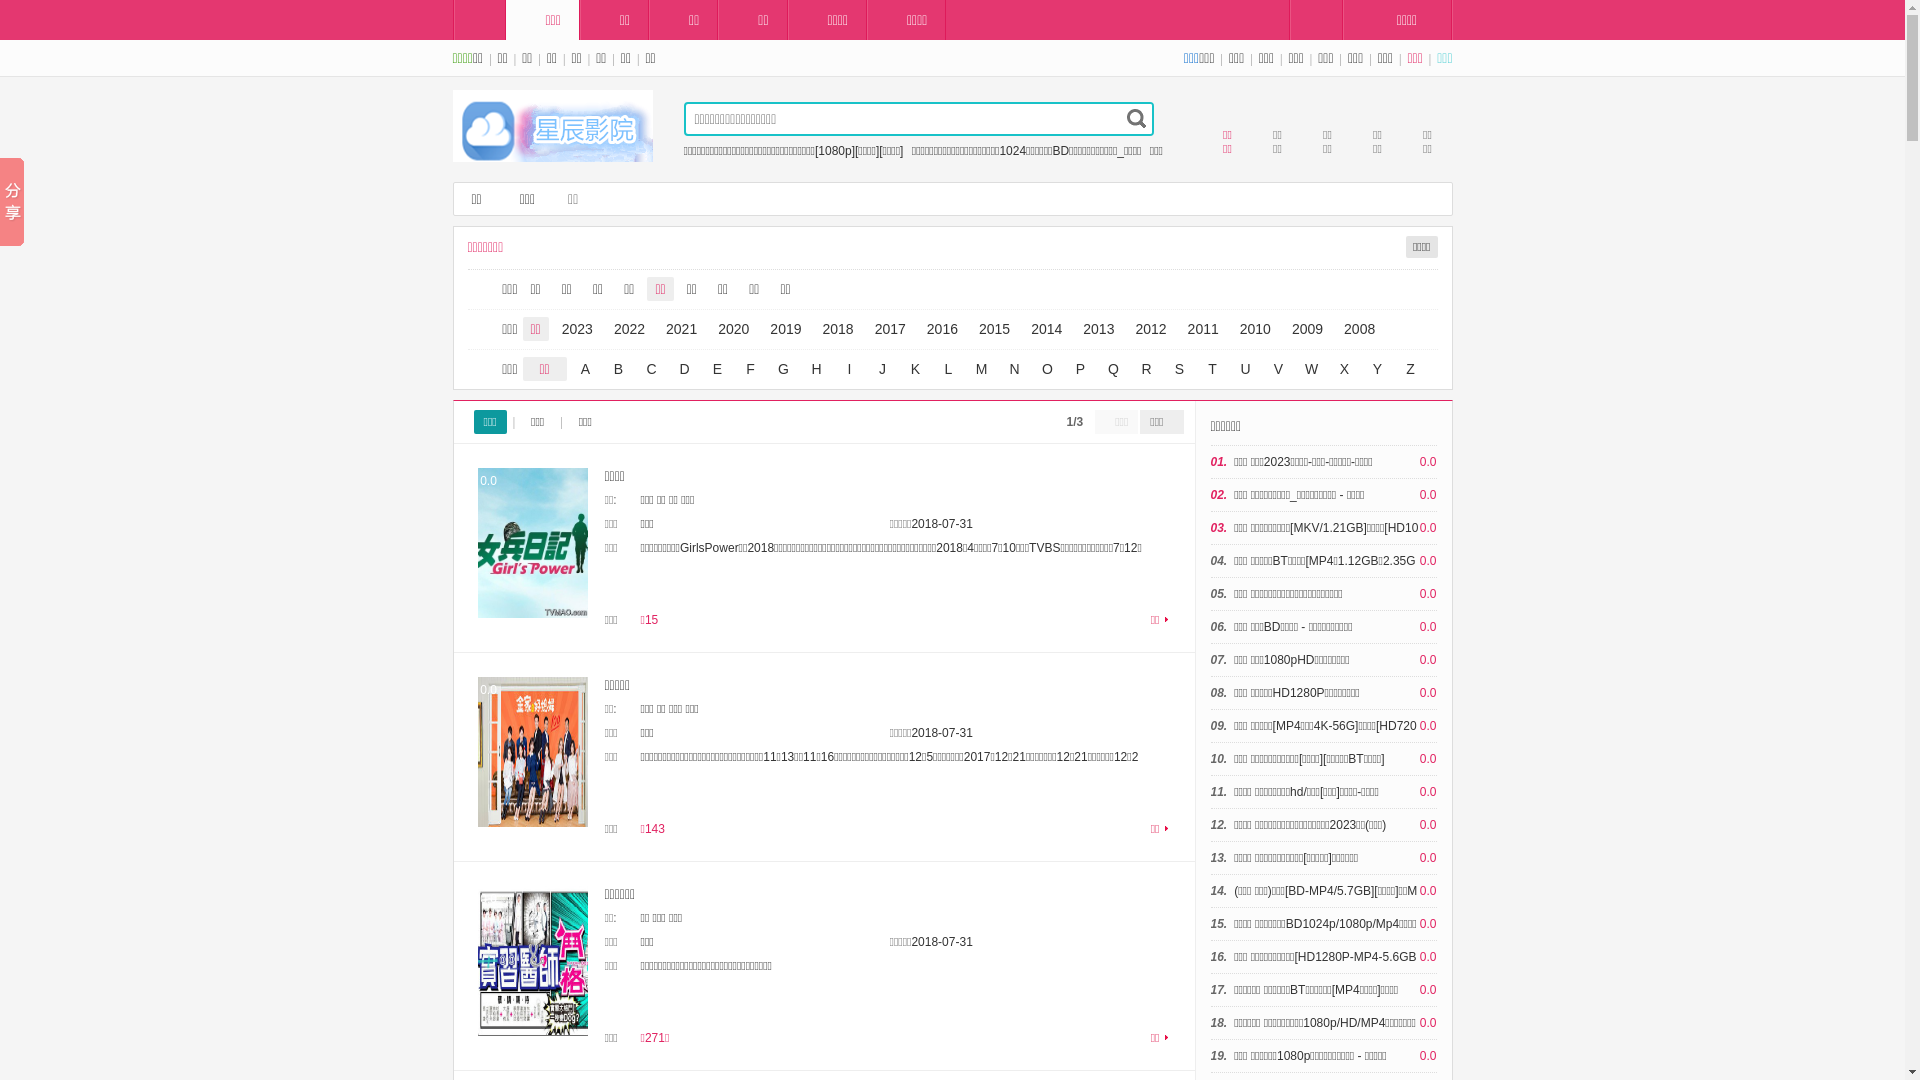  What do you see at coordinates (801, 369) in the screenshot?
I see `'H'` at bounding box center [801, 369].